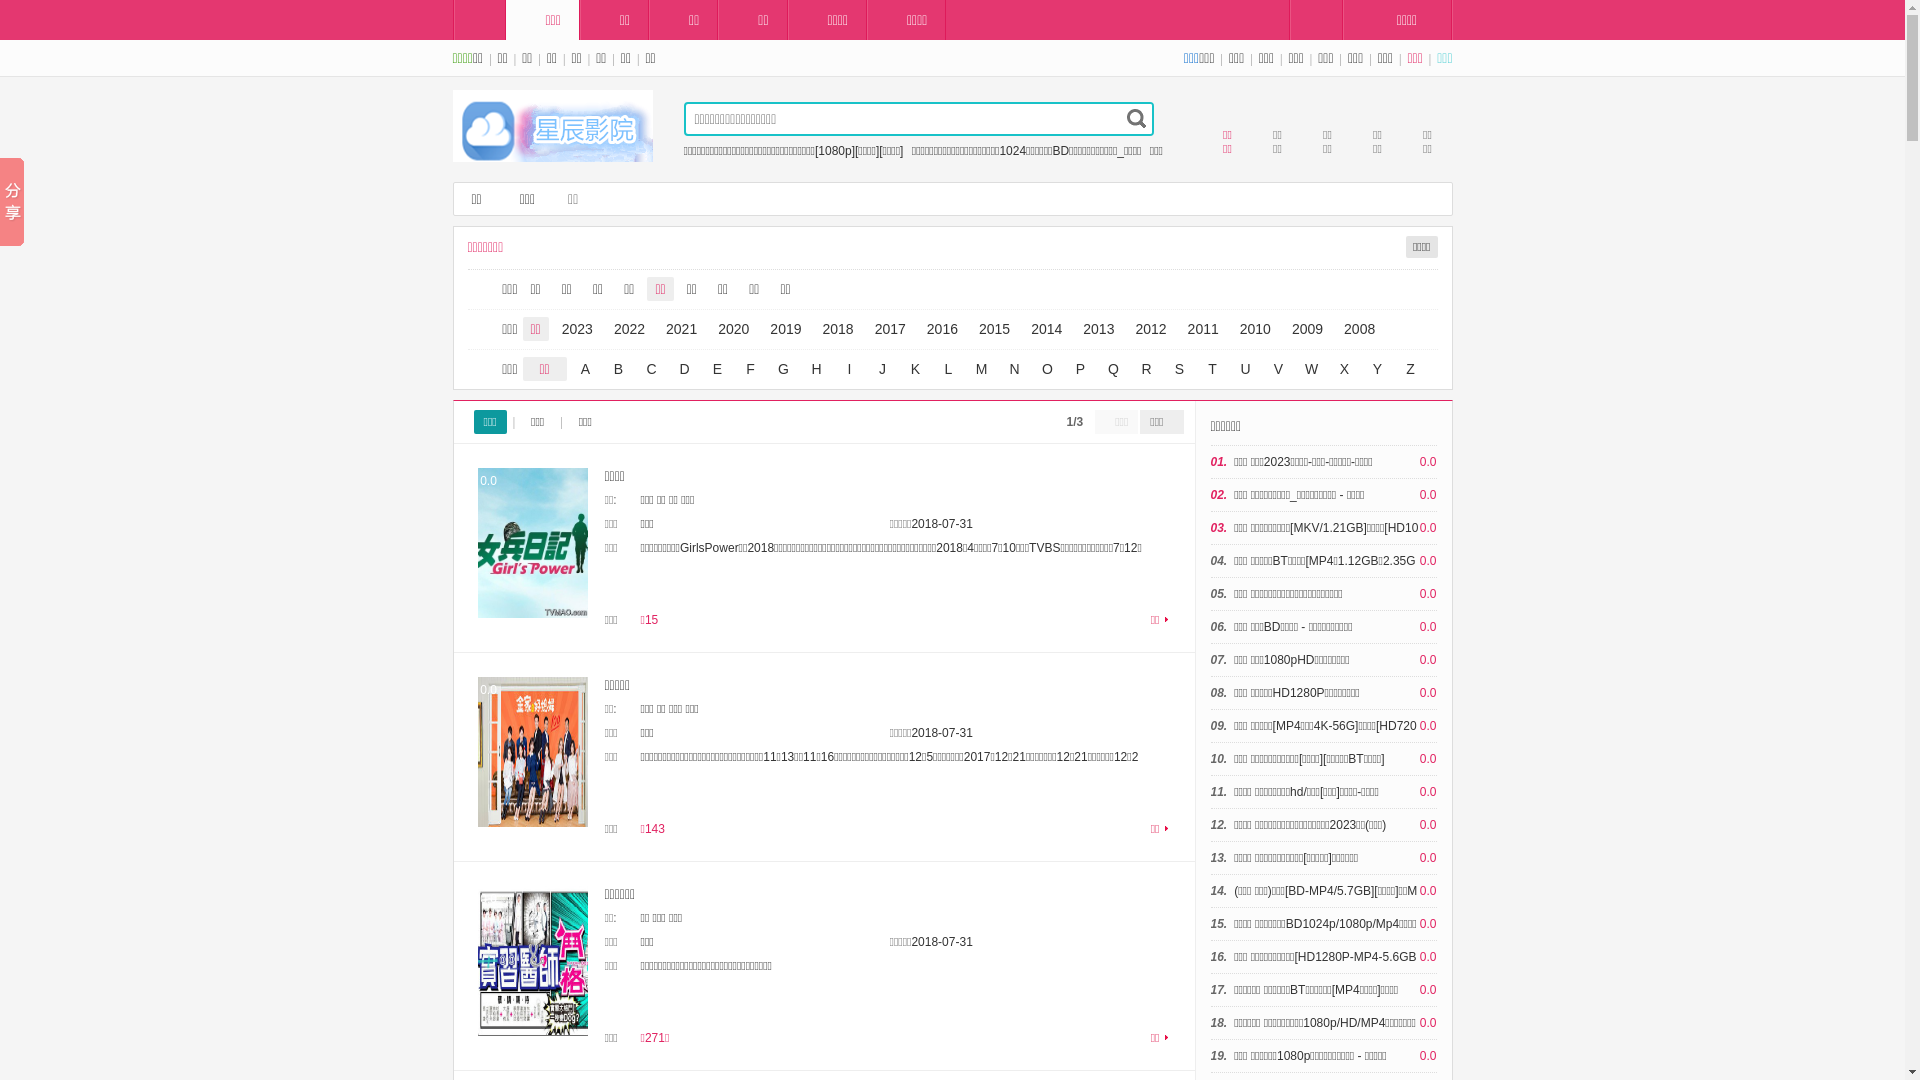  What do you see at coordinates (801, 369) in the screenshot?
I see `'H'` at bounding box center [801, 369].